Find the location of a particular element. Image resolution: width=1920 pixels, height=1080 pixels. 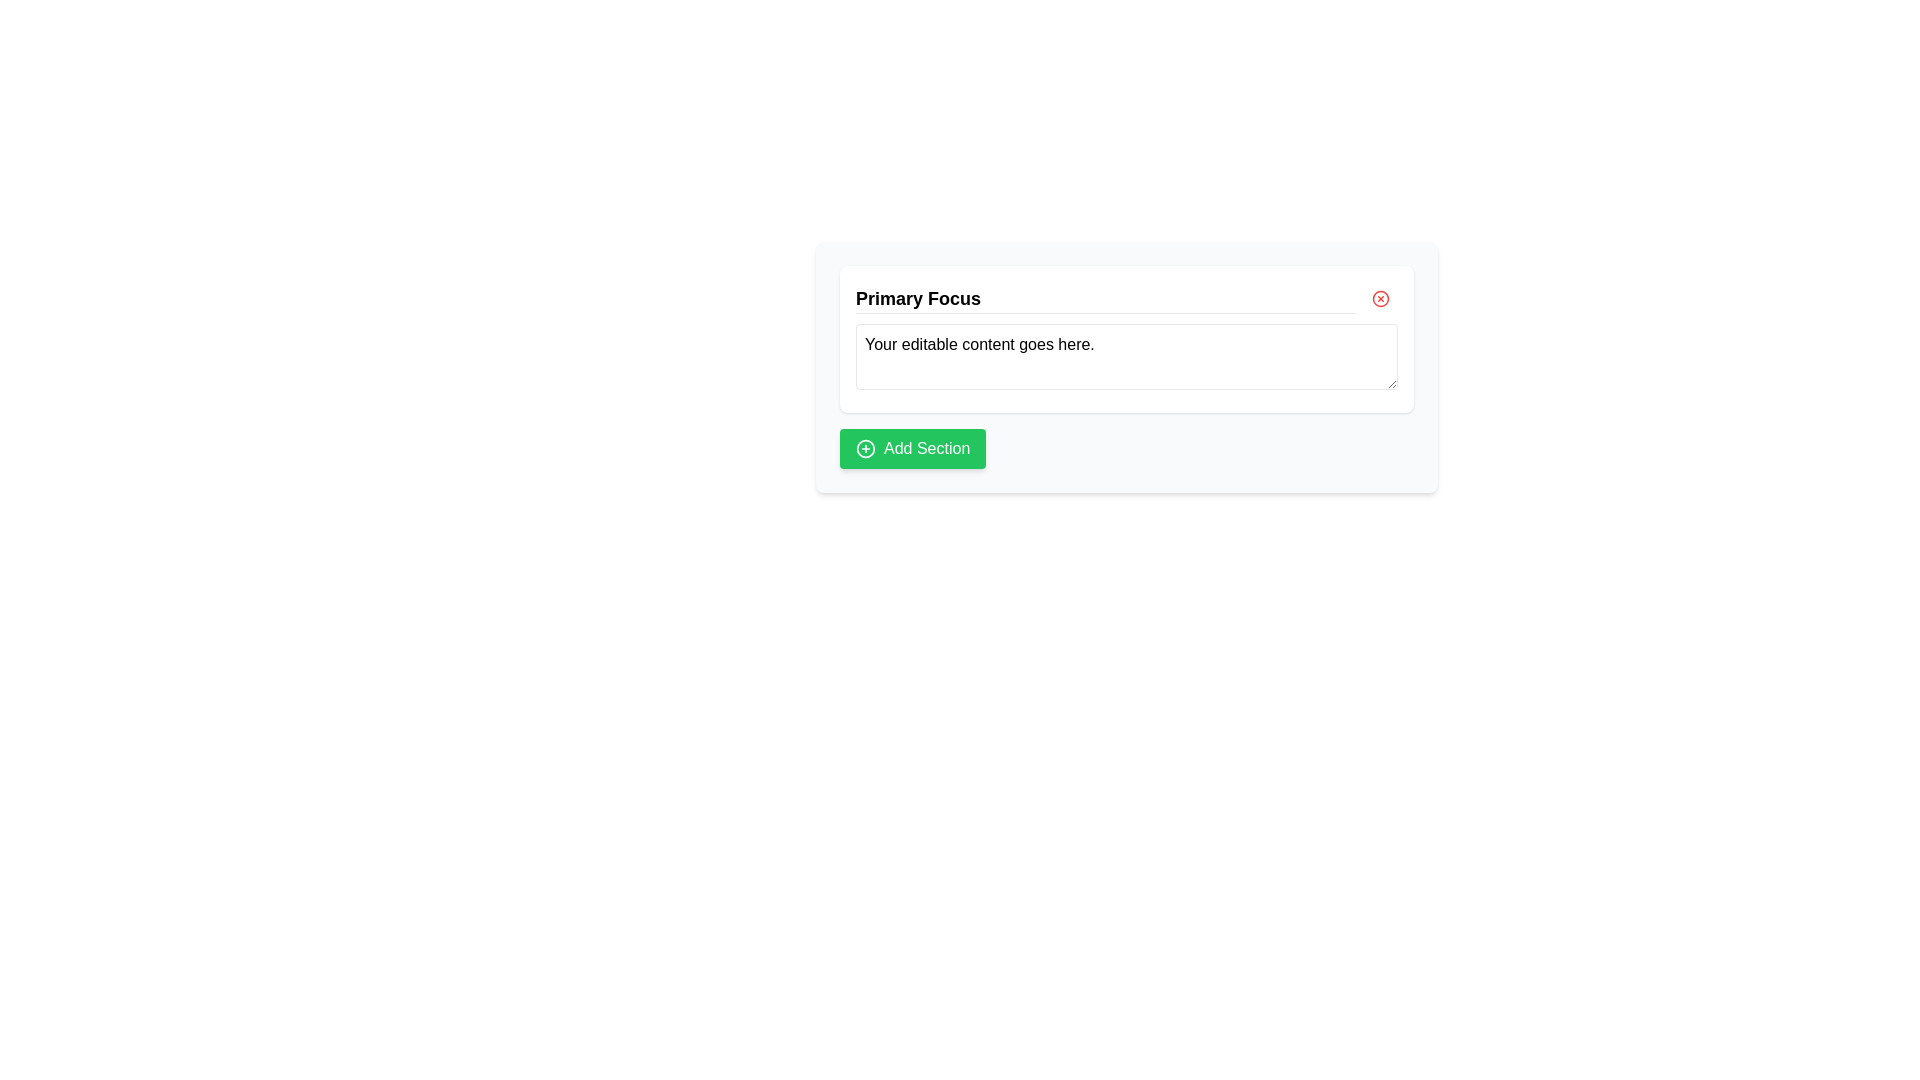

the Close icon button, which is a red circular icon with a cross inside, located in the top-right corner of the 'Primary Focus' input box is located at coordinates (1380, 299).